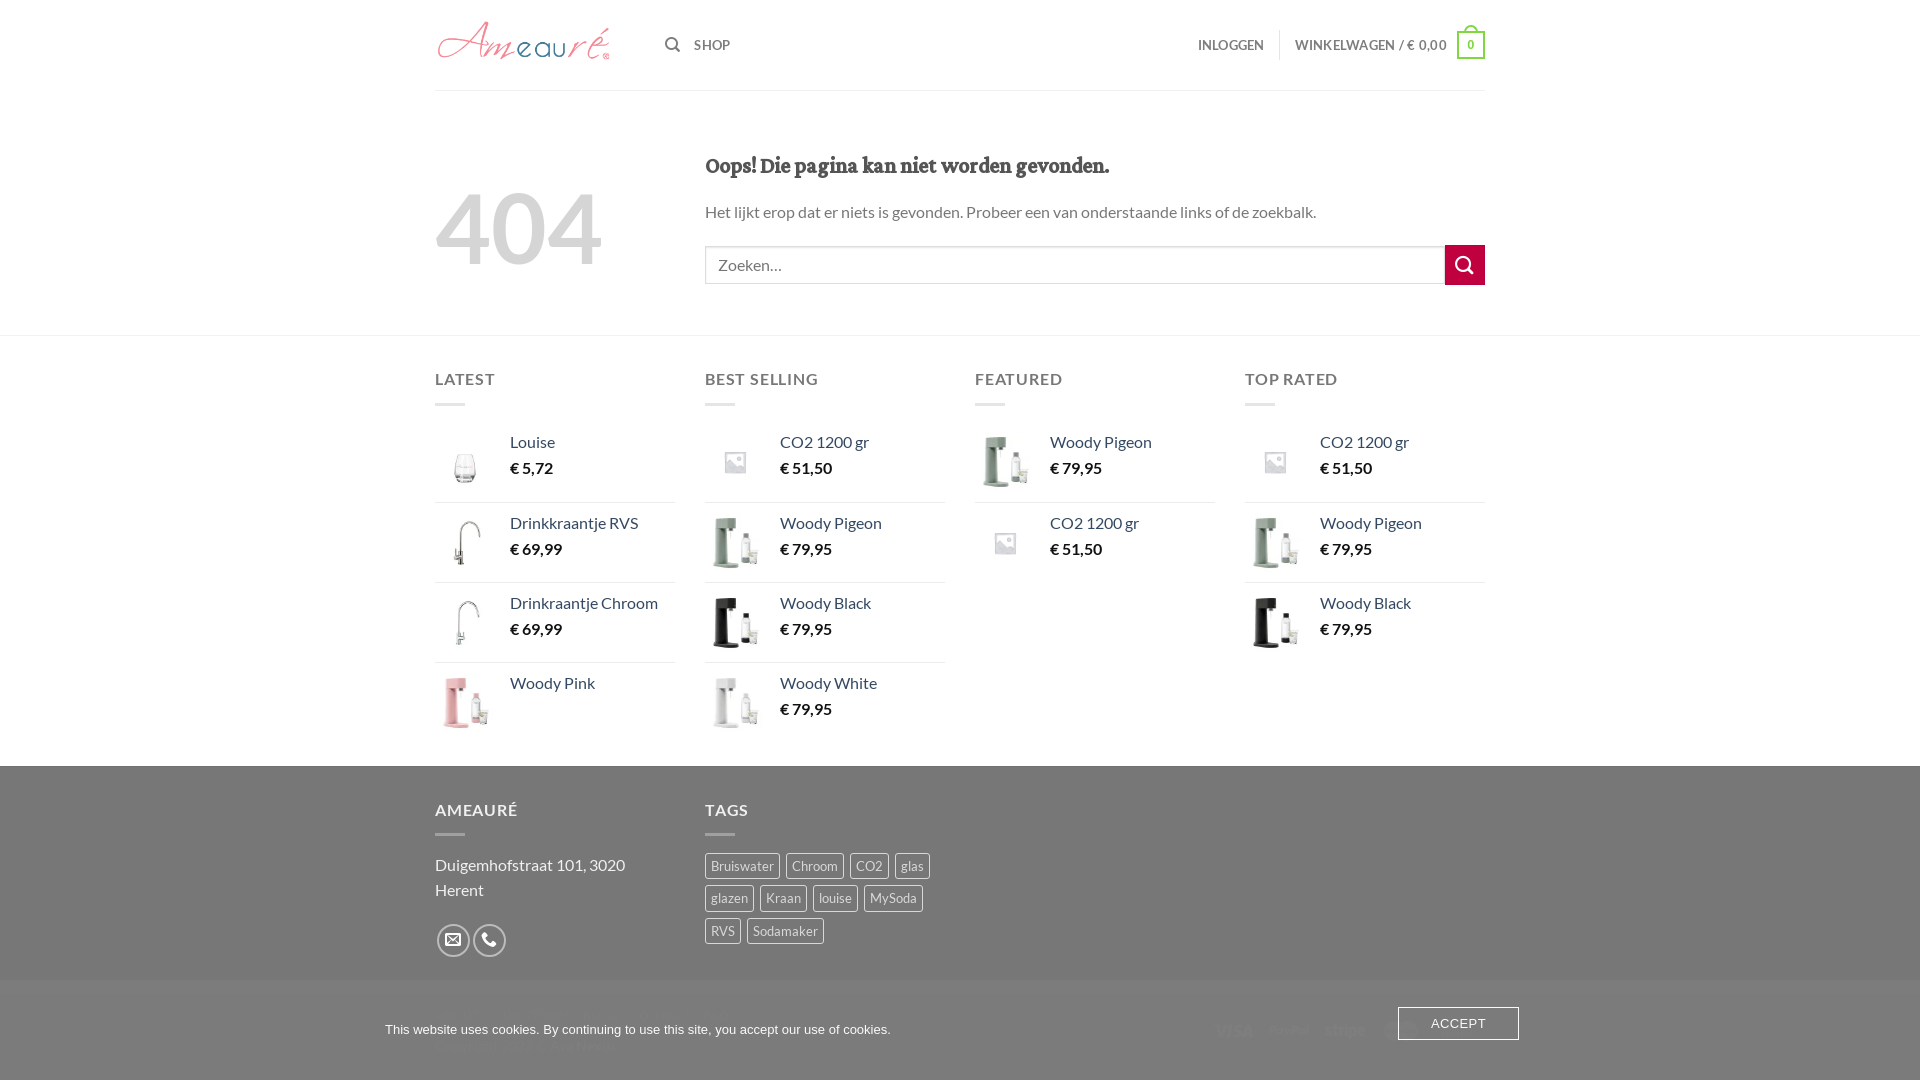  Describe the element at coordinates (711, 45) in the screenshot. I see `'SHOP'` at that location.